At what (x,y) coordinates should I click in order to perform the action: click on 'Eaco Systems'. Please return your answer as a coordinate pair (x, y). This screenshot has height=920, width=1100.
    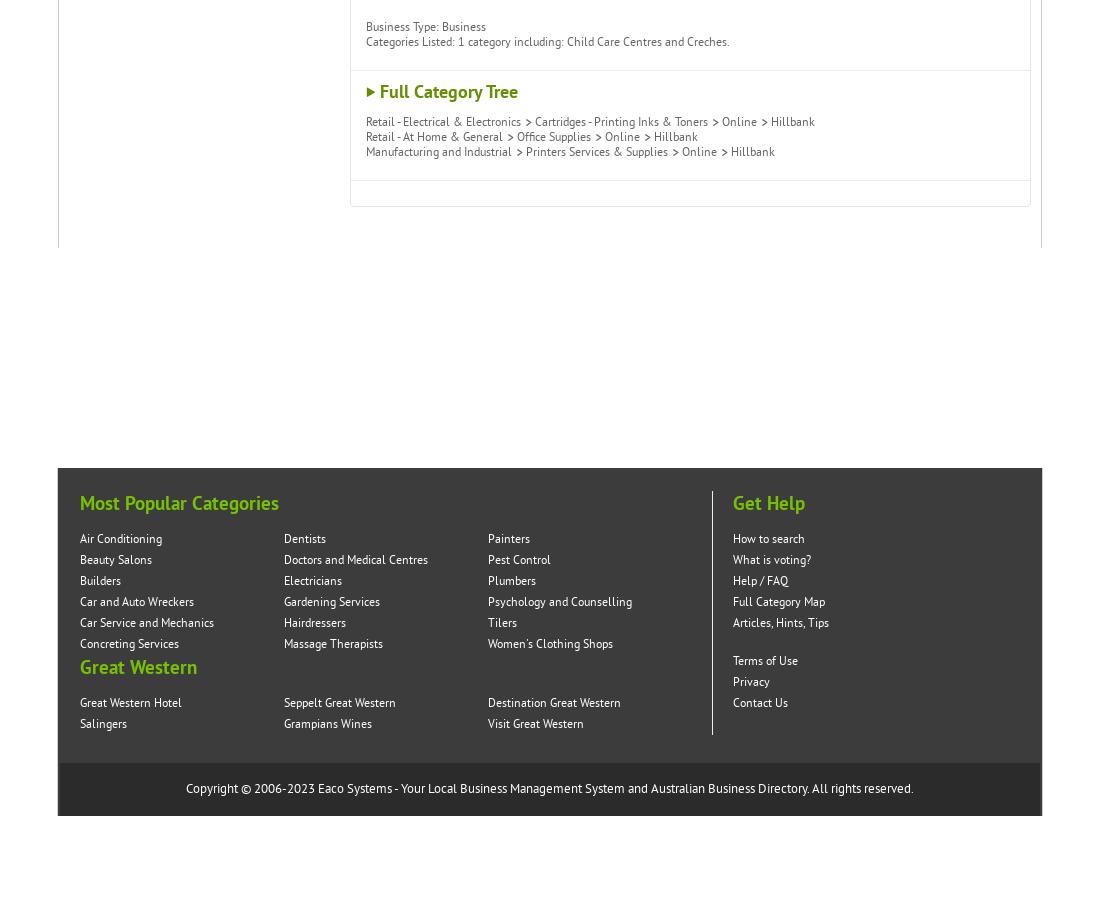
    Looking at the image, I should click on (354, 788).